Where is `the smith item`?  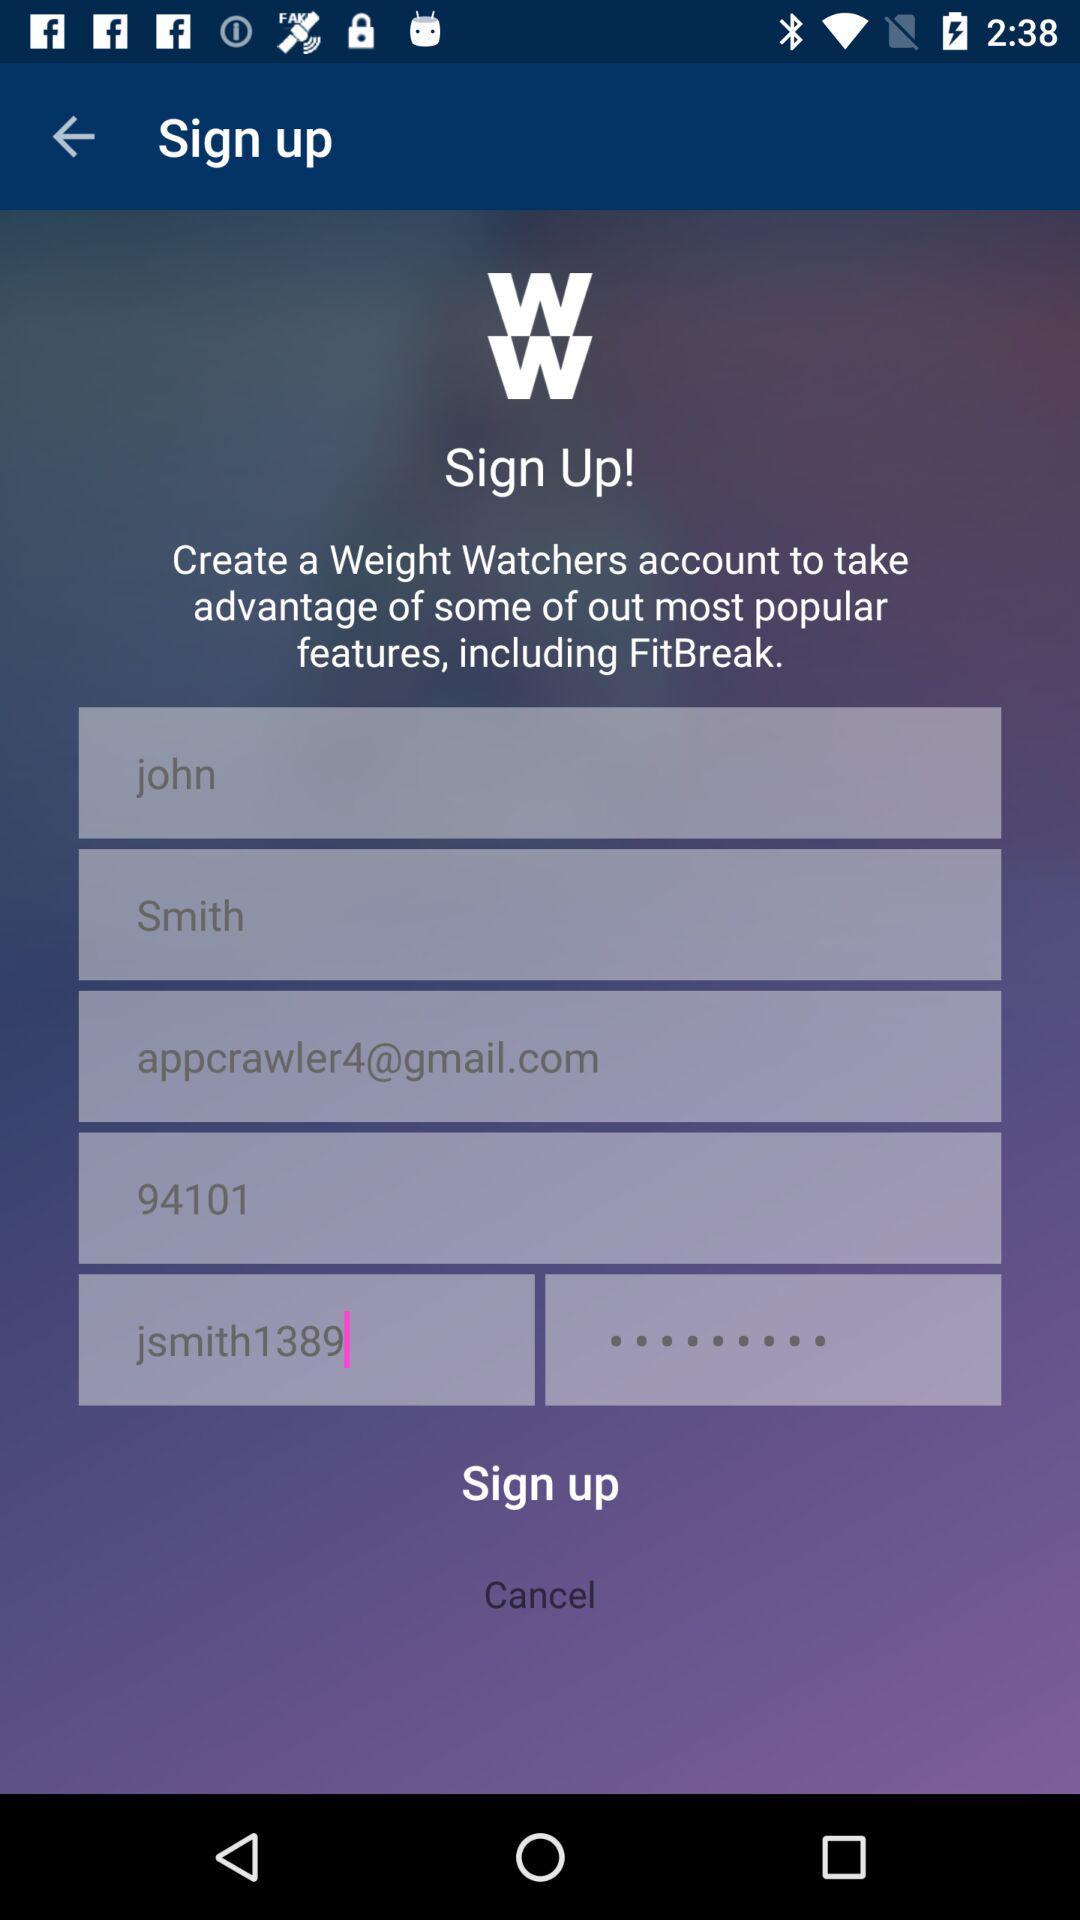
the smith item is located at coordinates (540, 913).